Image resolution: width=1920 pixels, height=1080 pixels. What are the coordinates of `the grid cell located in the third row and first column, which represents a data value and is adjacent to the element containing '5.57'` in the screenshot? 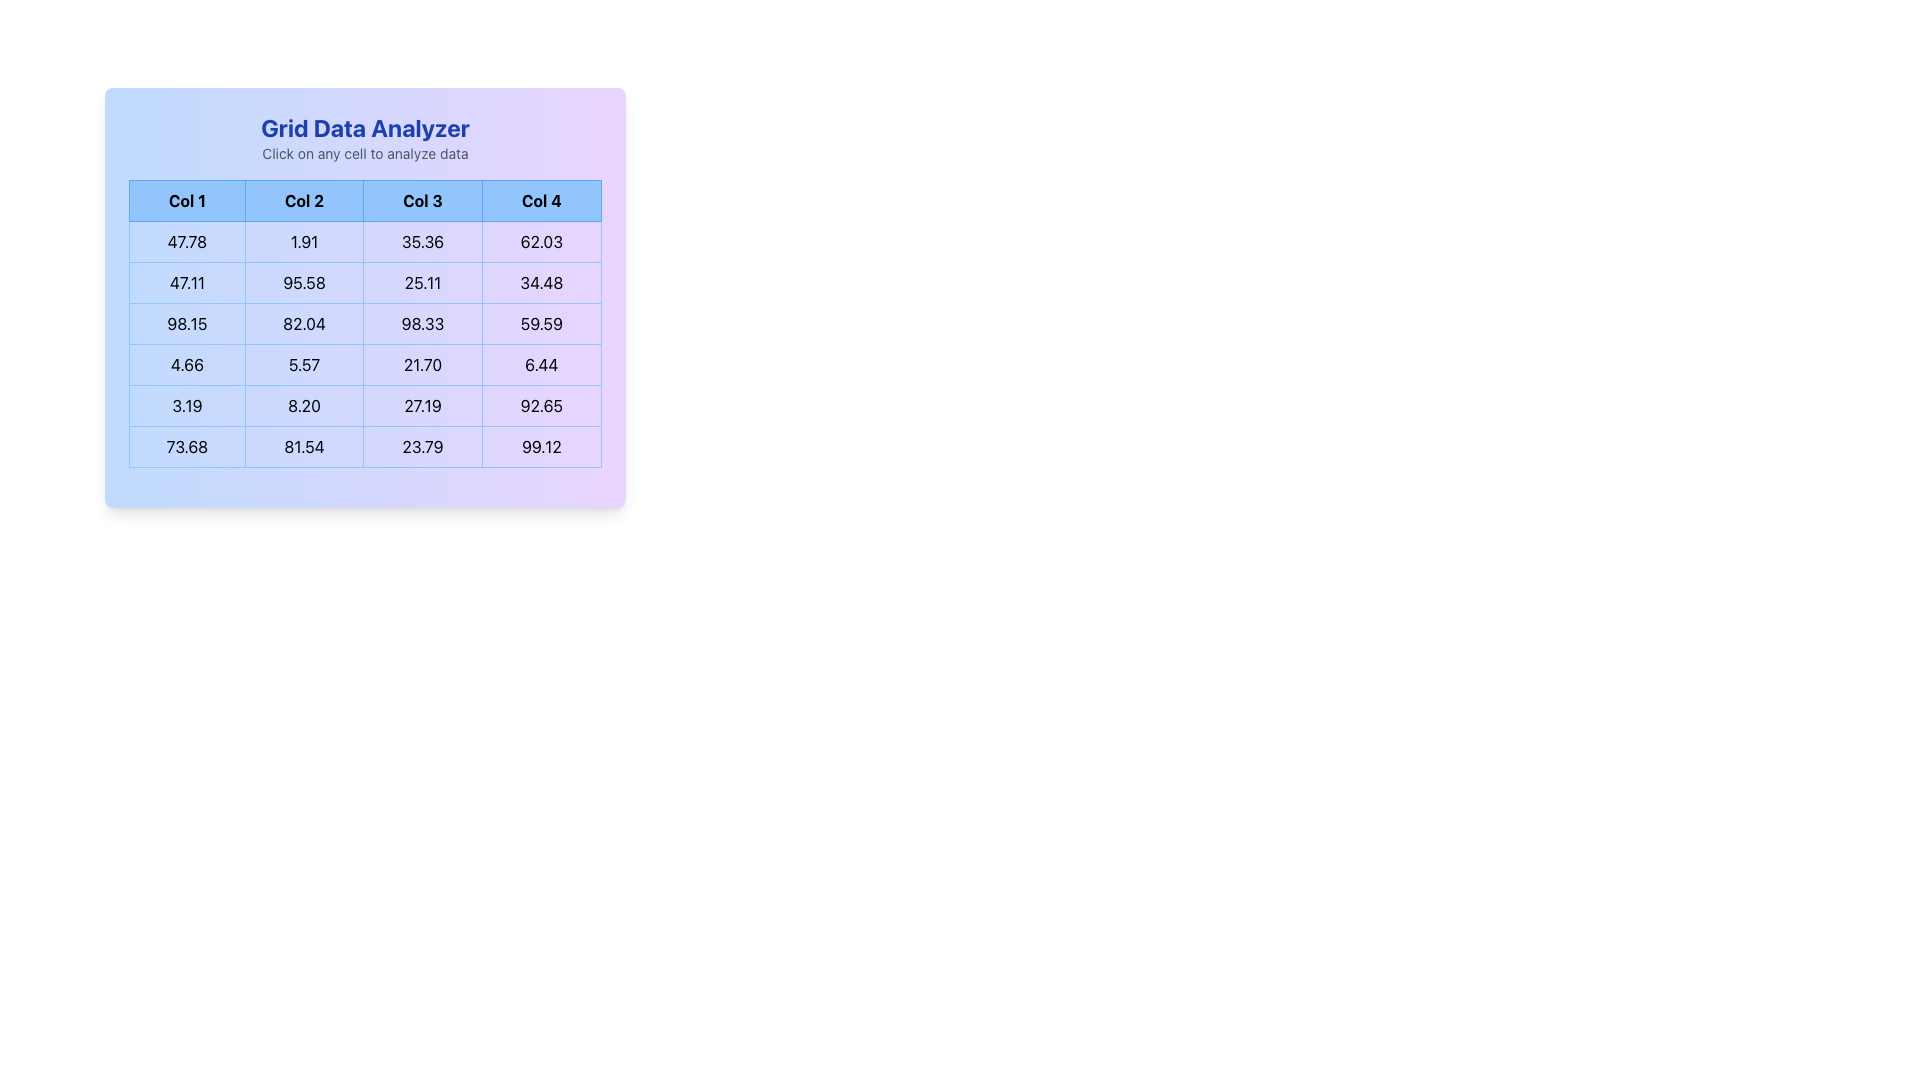 It's located at (187, 365).